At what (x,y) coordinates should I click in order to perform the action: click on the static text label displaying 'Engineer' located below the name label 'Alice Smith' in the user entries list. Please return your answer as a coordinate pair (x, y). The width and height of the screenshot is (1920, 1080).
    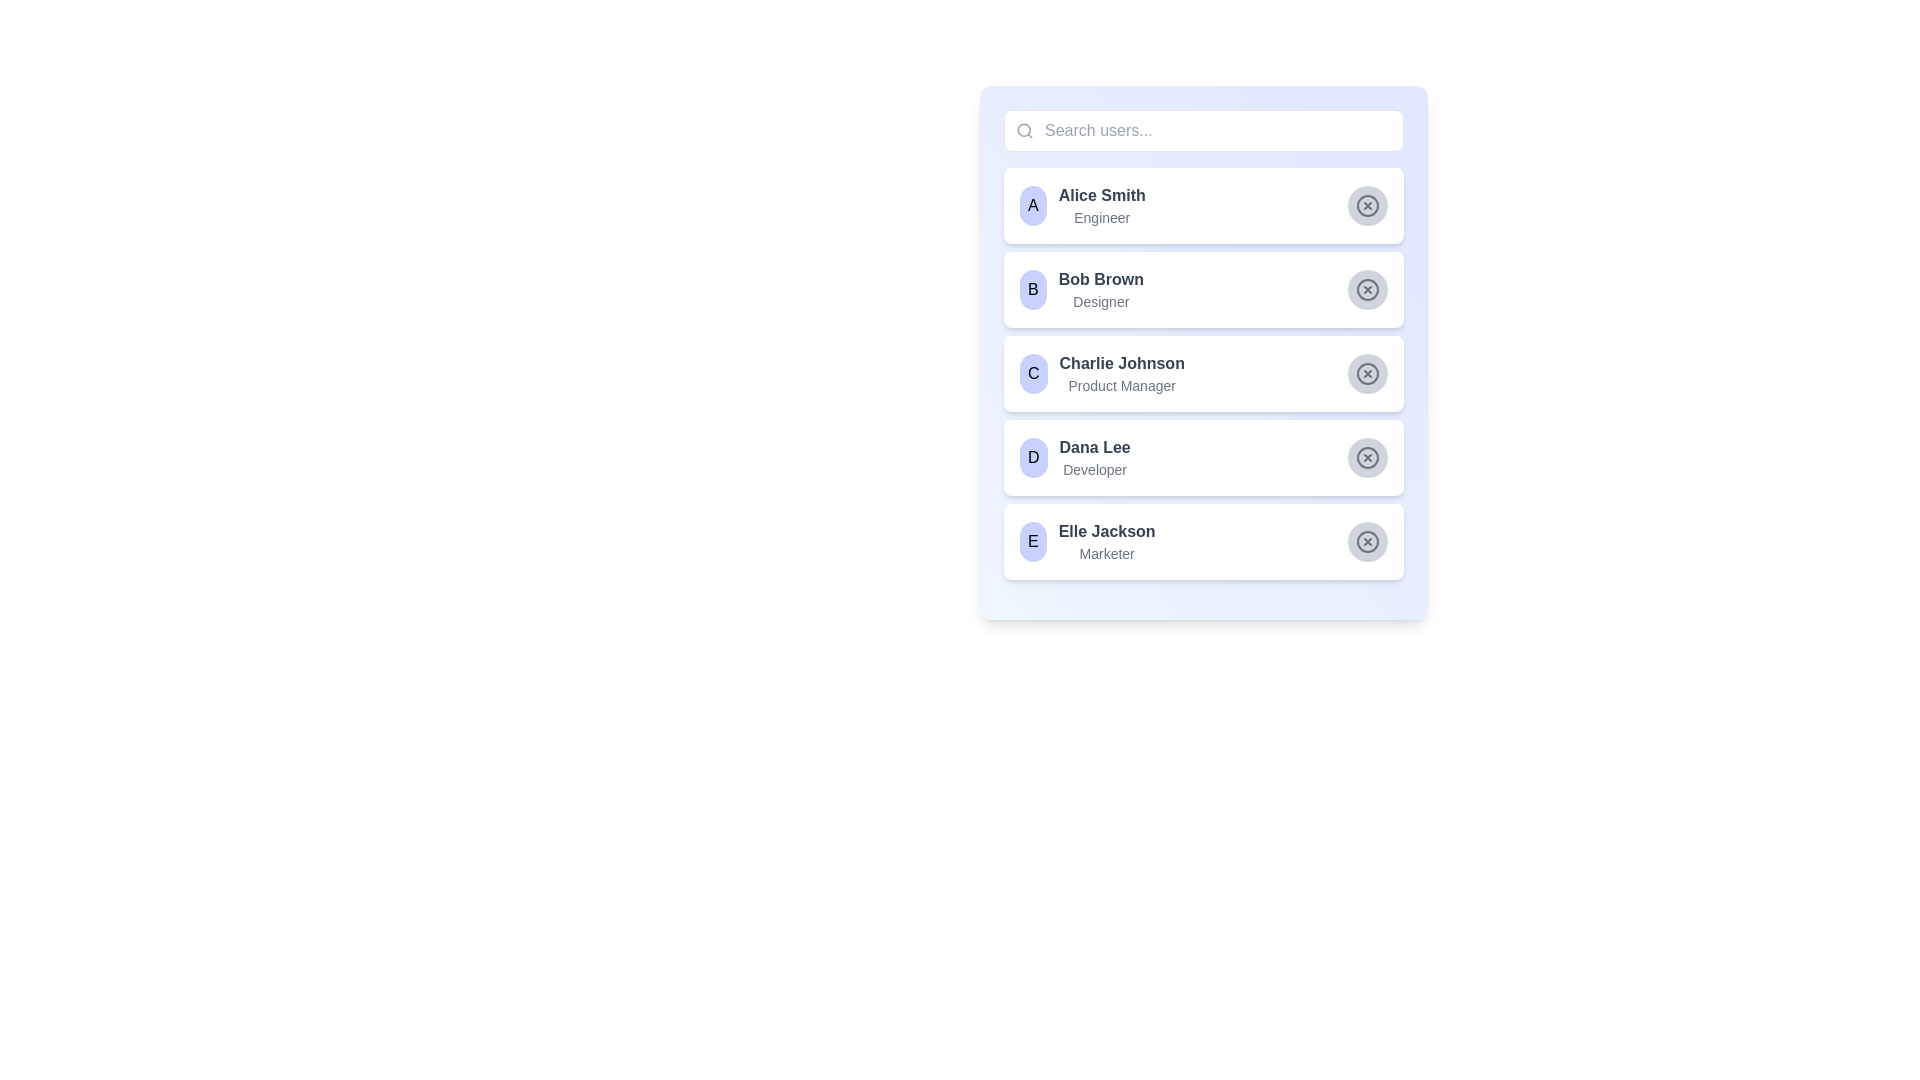
    Looking at the image, I should click on (1101, 218).